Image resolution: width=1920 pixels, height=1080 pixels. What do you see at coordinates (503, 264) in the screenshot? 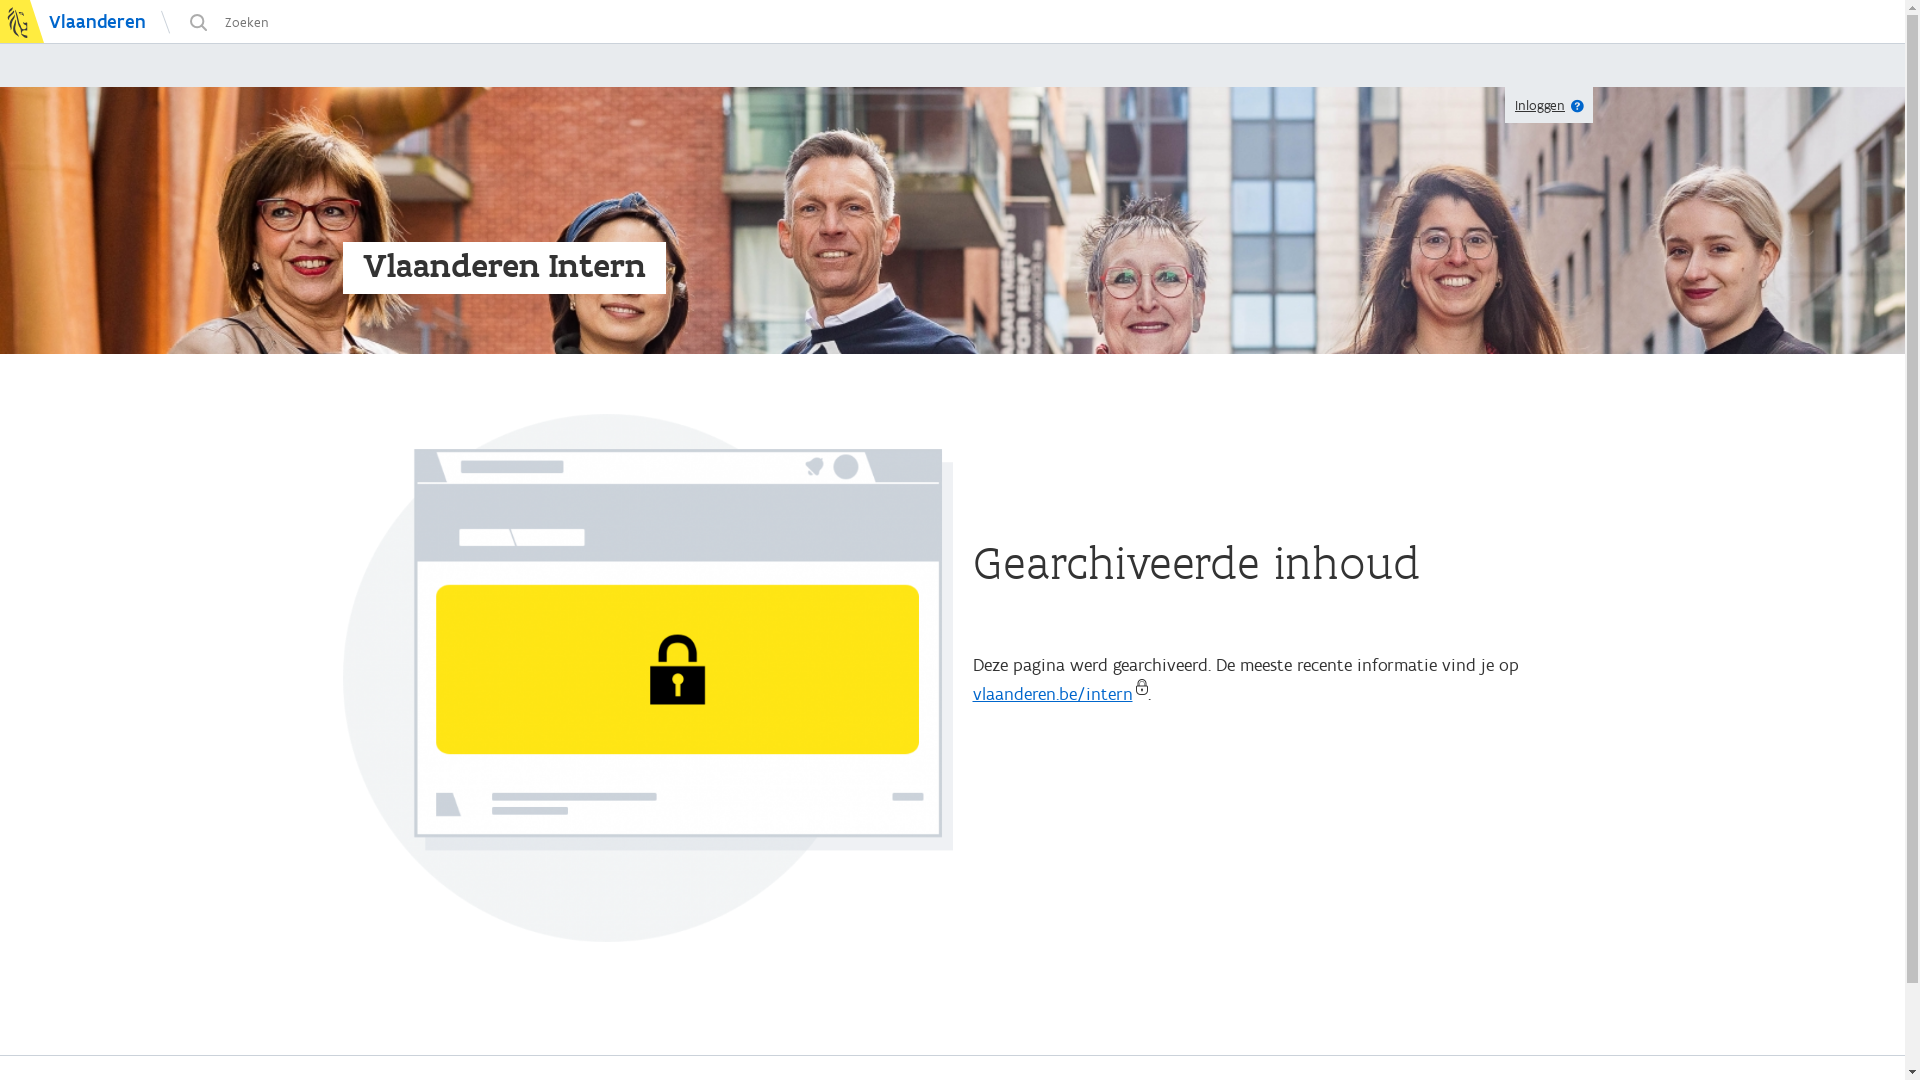
I see `'Vlaanderen Intern'` at bounding box center [503, 264].